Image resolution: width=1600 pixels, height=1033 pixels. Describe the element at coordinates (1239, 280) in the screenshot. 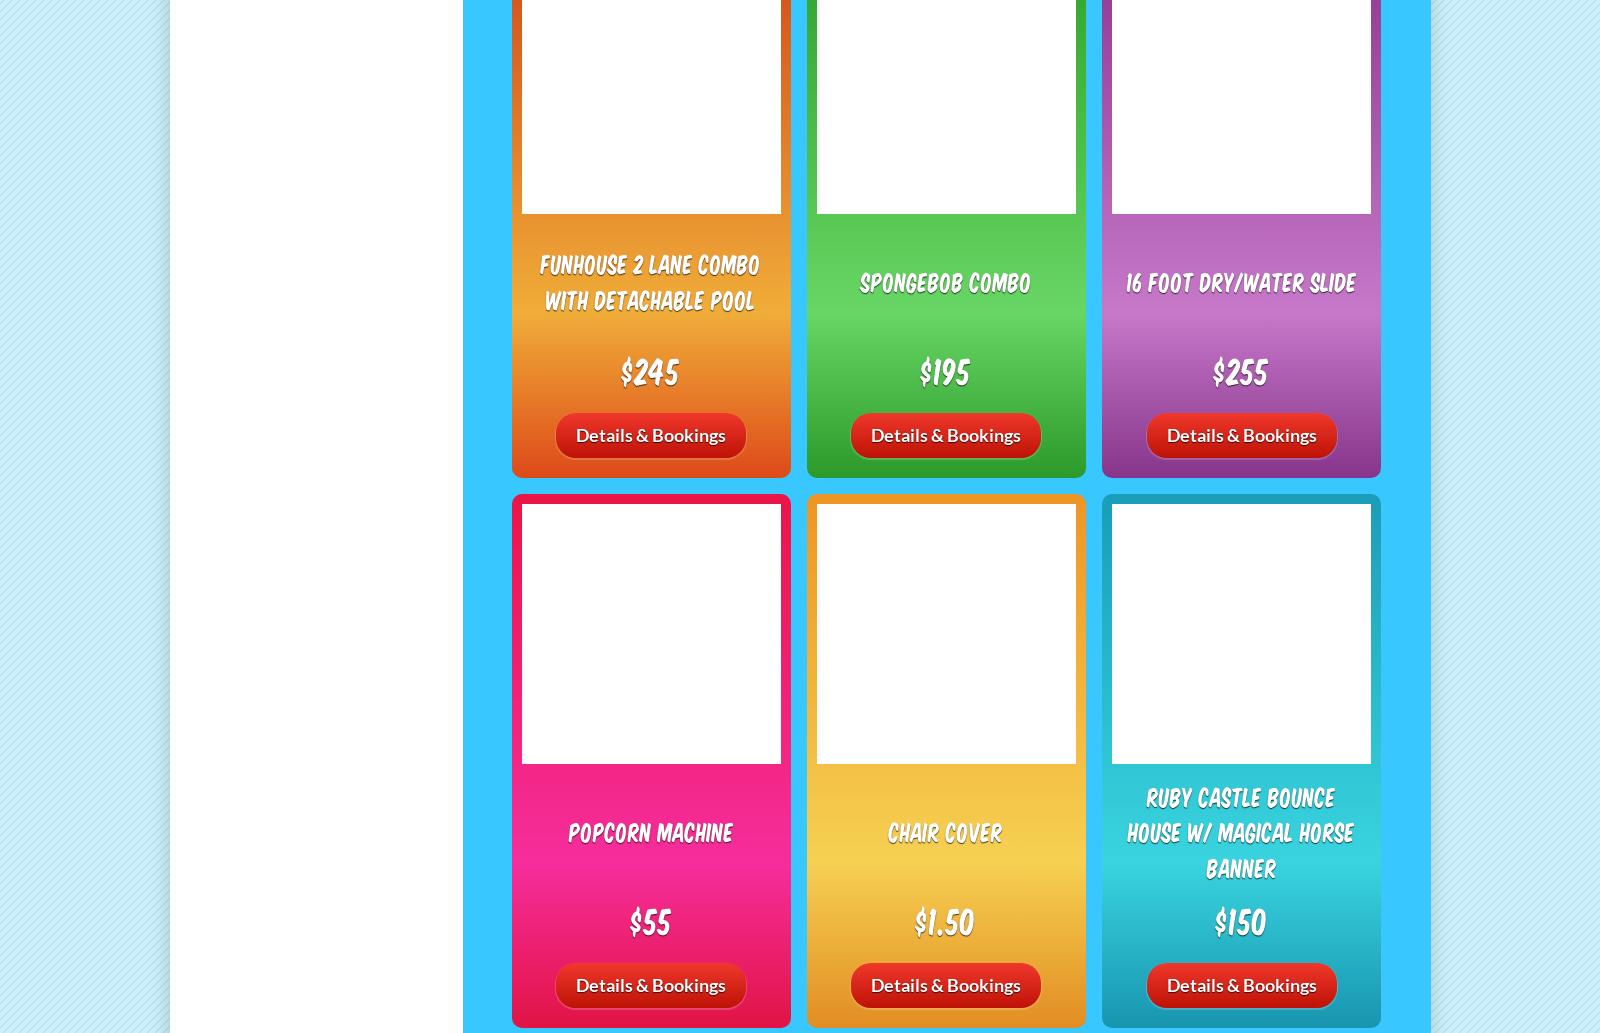

I see `'16 Foot Dry/Water Slide'` at that location.